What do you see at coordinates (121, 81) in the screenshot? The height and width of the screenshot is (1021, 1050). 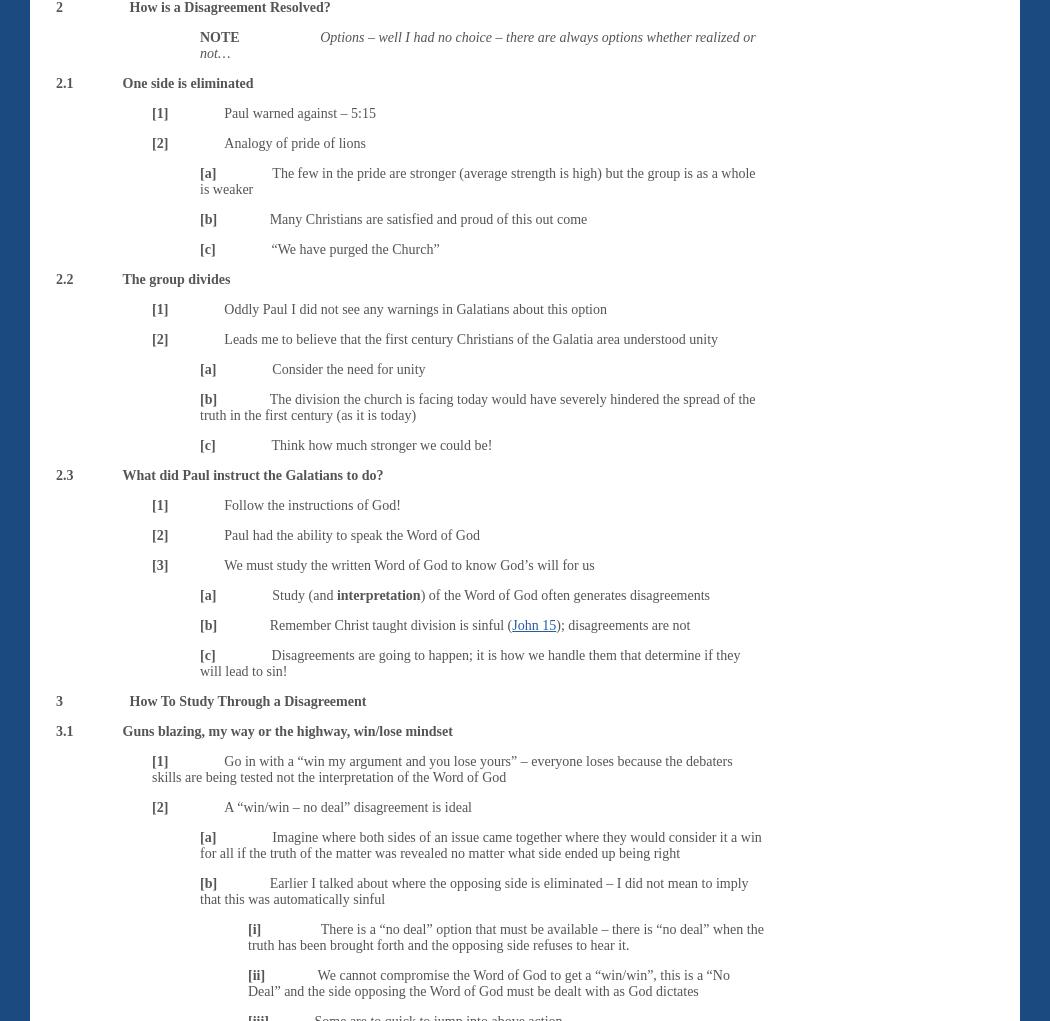 I see `'One side is eliminated'` at bounding box center [121, 81].